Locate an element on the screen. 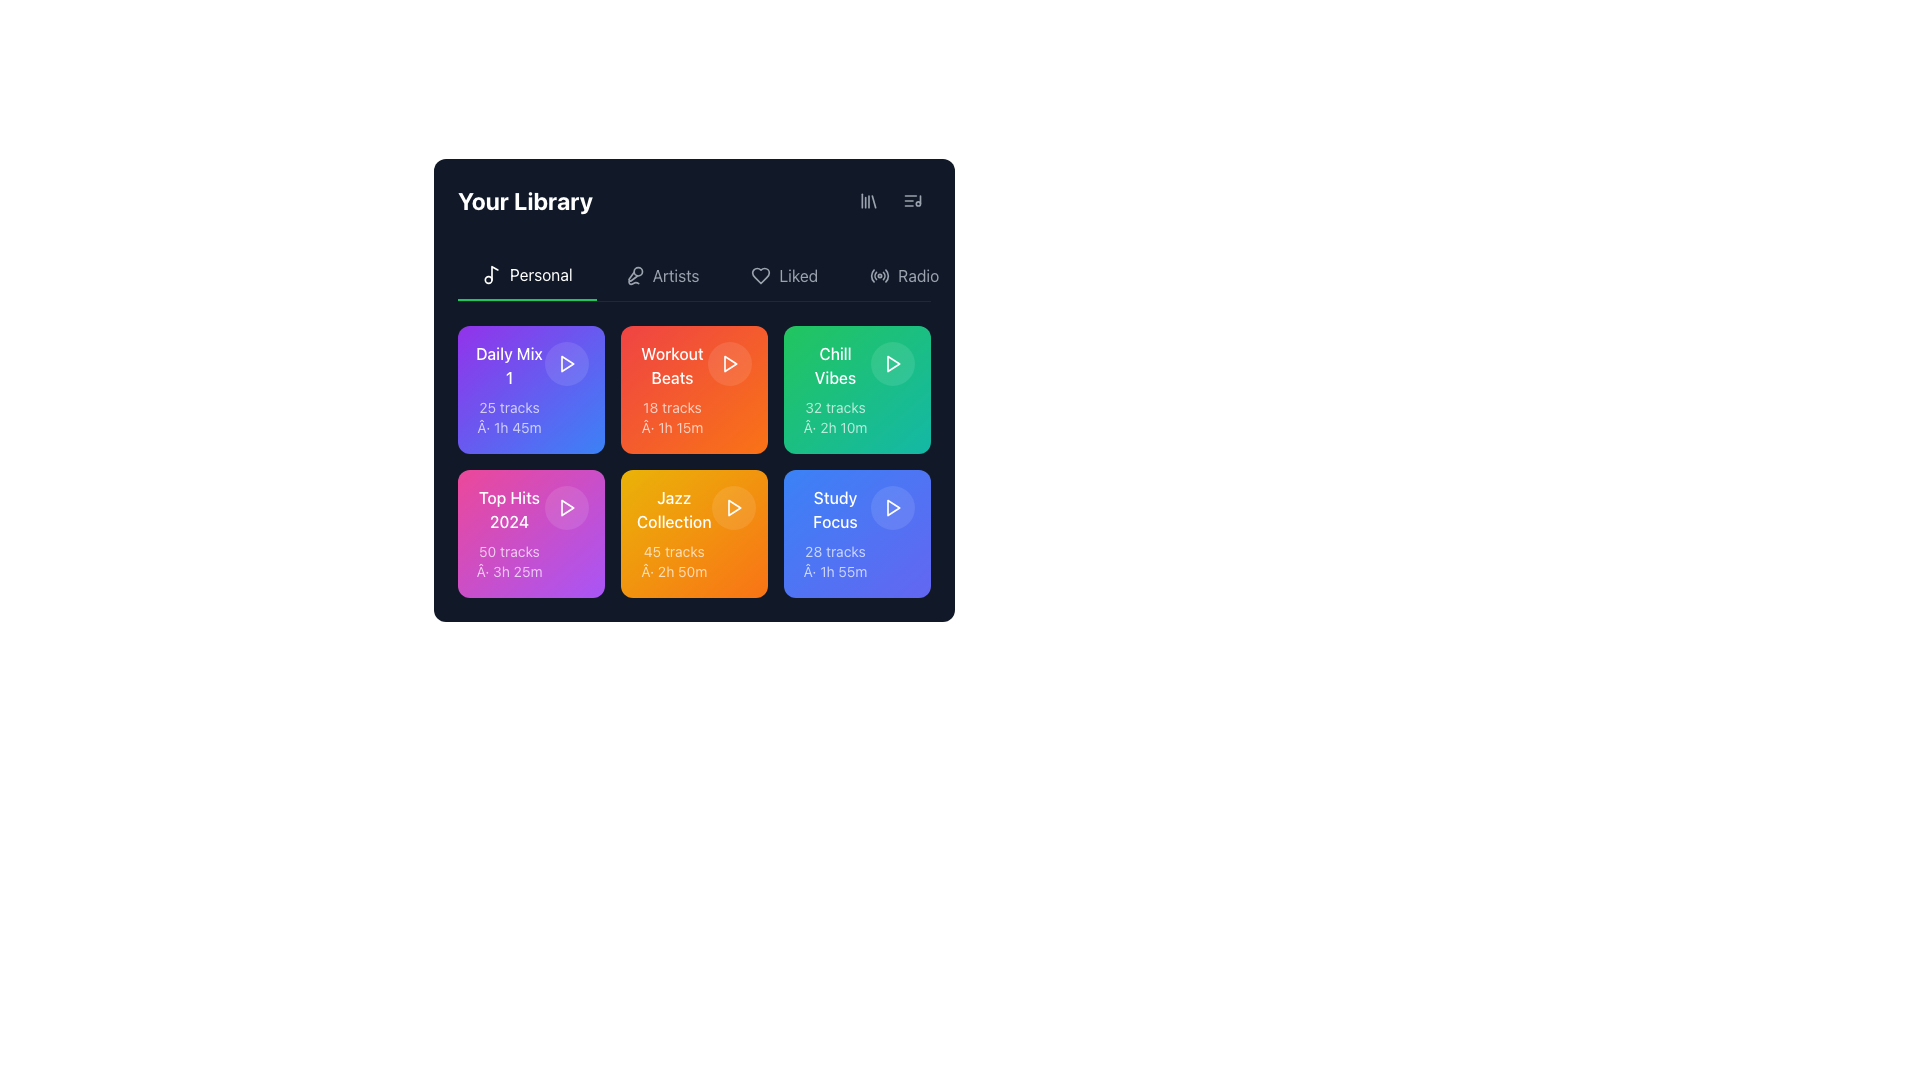 This screenshot has height=1080, width=1920. the microphone icon in the navigation bar is located at coordinates (633, 276).